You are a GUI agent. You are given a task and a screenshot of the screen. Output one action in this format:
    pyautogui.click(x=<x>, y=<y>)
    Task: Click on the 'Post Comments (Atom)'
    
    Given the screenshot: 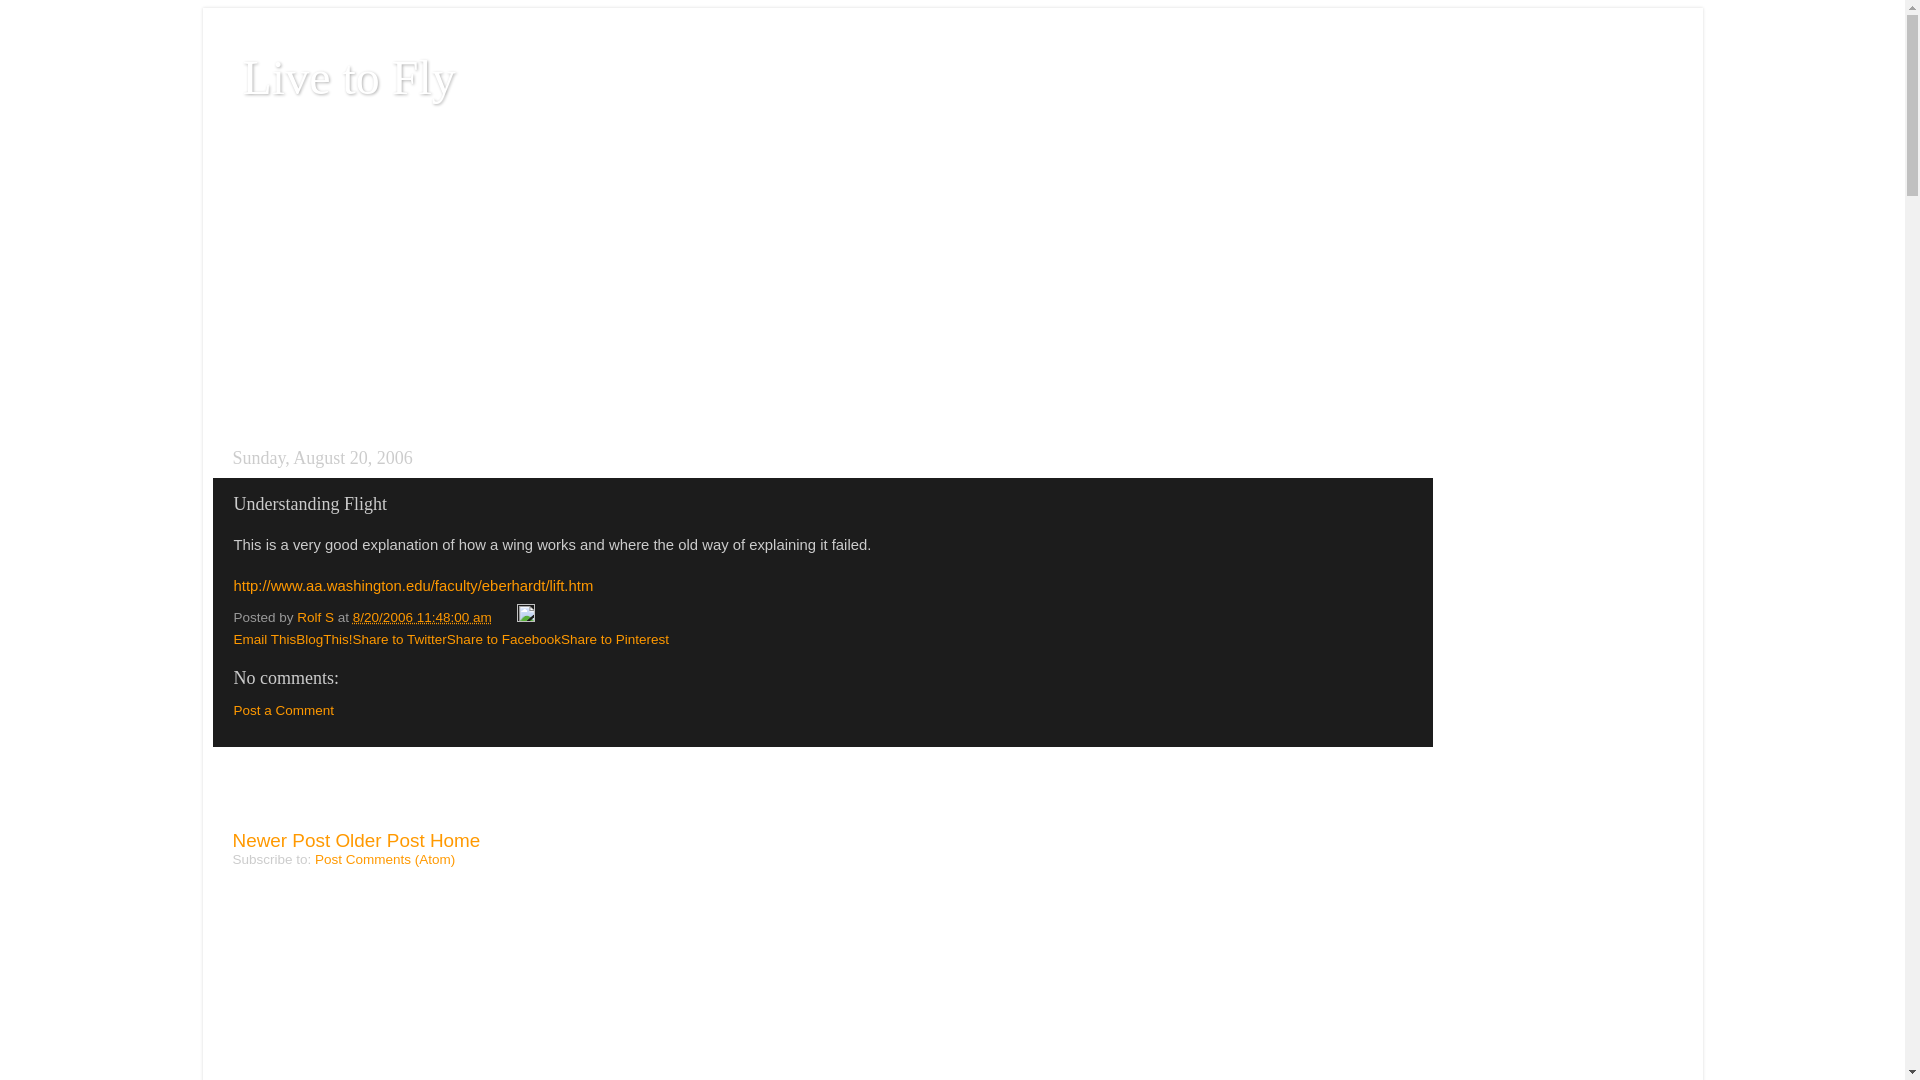 What is the action you would take?
    pyautogui.click(x=384, y=858)
    